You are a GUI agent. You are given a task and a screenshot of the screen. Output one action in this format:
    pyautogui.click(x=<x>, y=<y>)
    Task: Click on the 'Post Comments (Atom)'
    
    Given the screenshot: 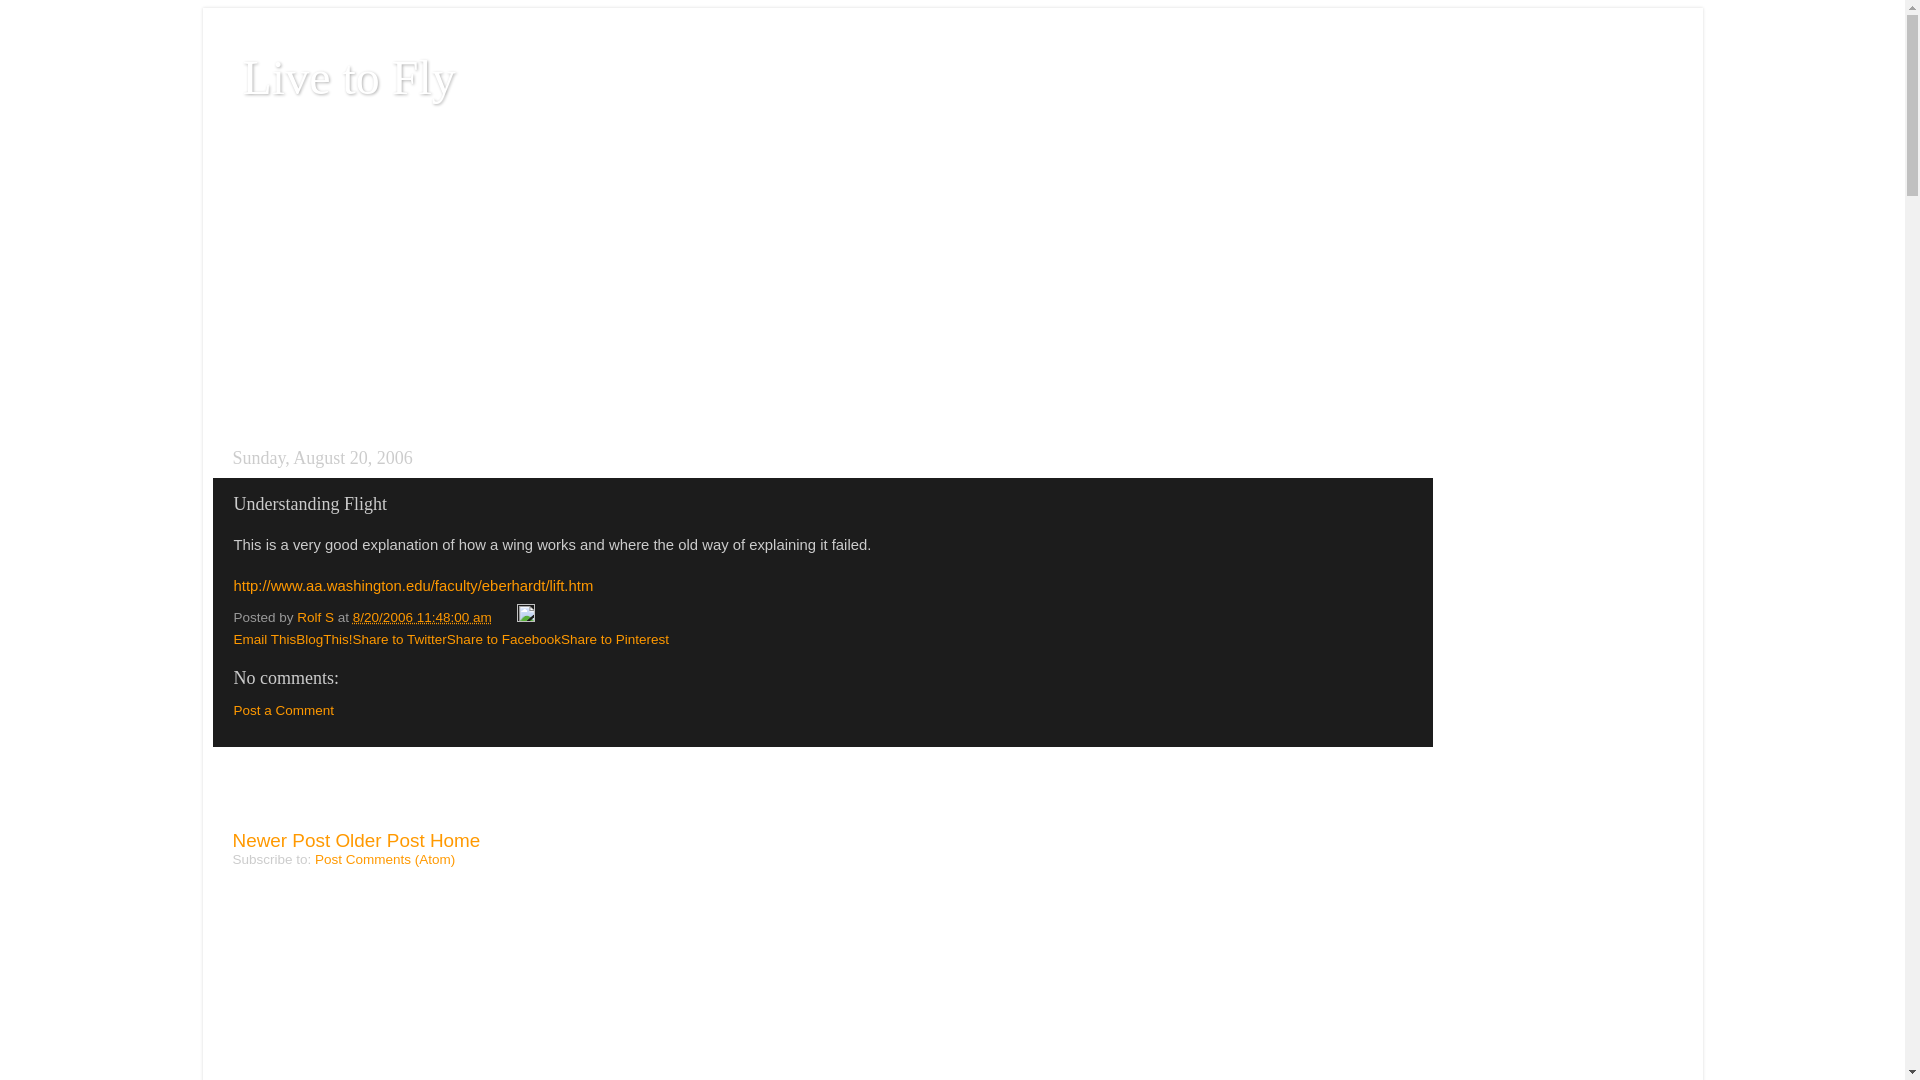 What is the action you would take?
    pyautogui.click(x=384, y=858)
    